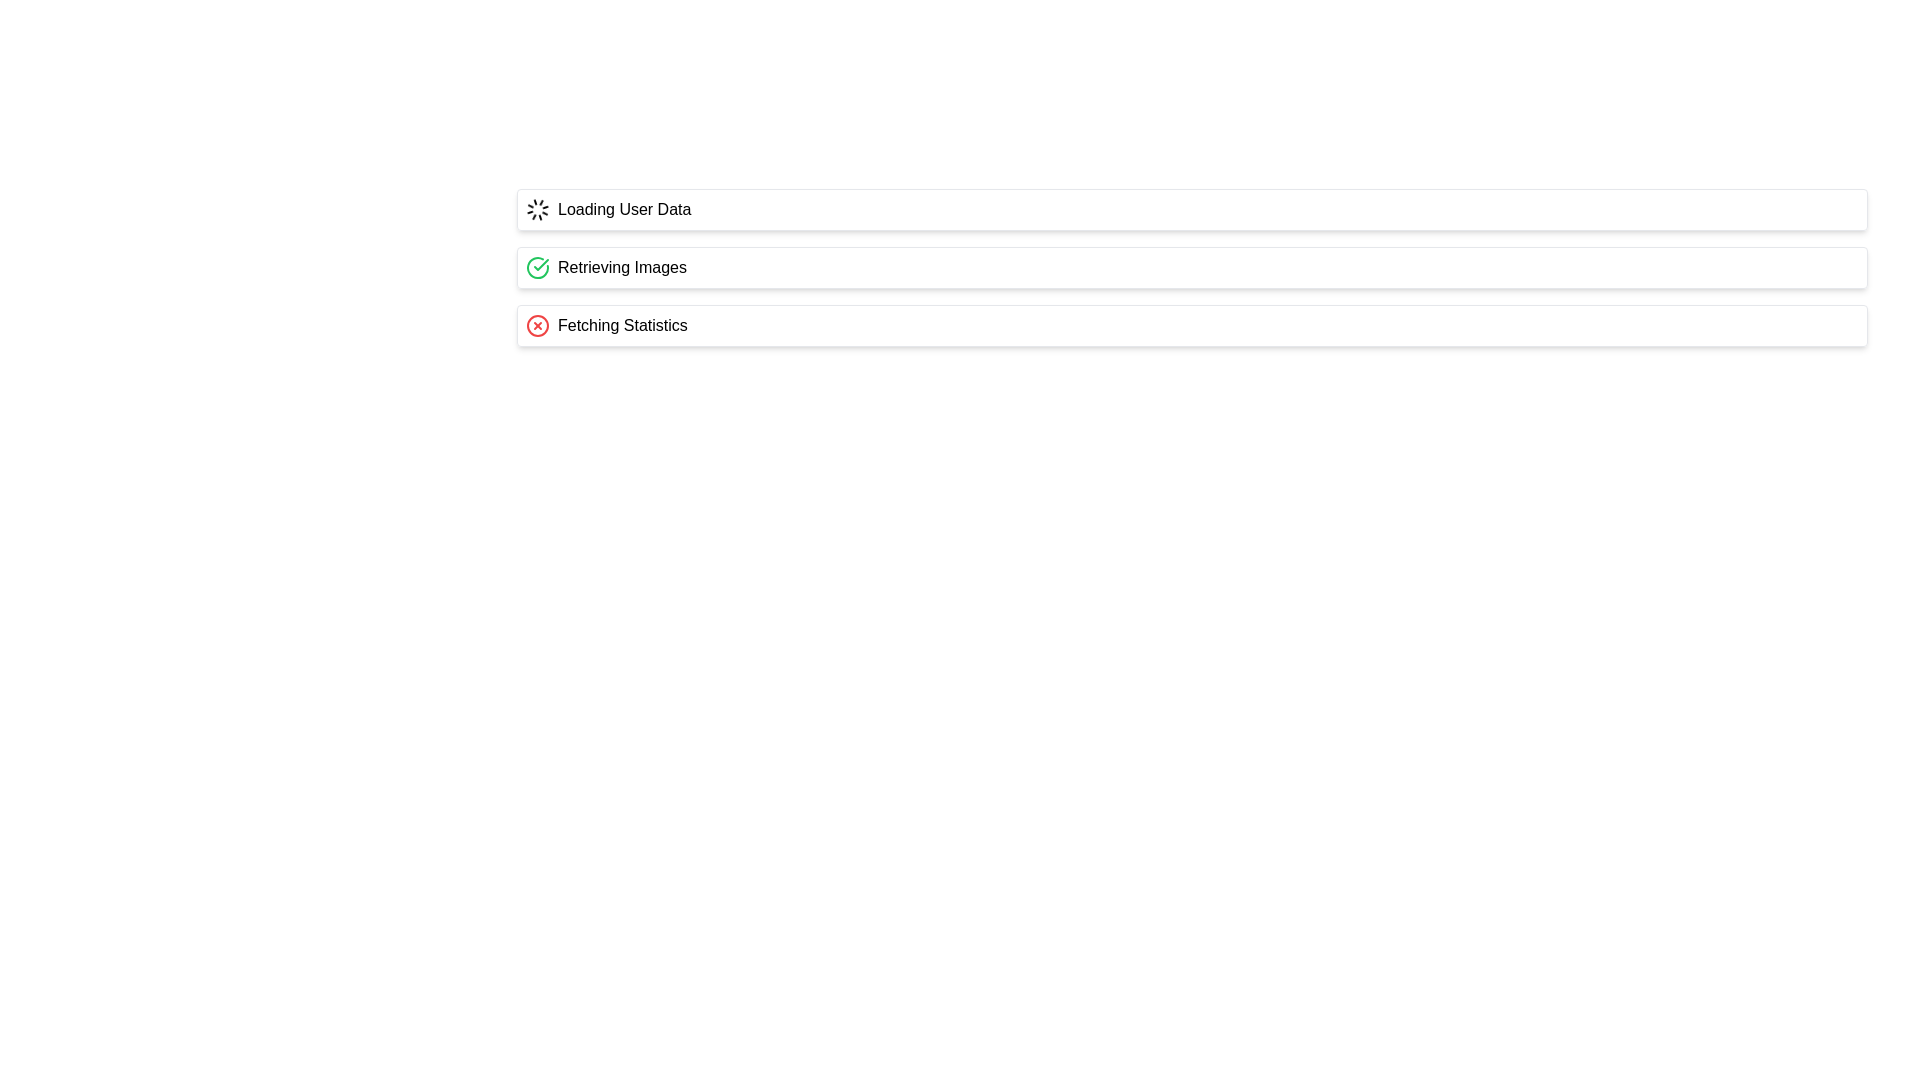  Describe the element at coordinates (621, 325) in the screenshot. I see `the text label displaying 'Fetching Statistics', which is the third item in a vertical list of status indicators and is accompanied by a red circular icon` at that location.